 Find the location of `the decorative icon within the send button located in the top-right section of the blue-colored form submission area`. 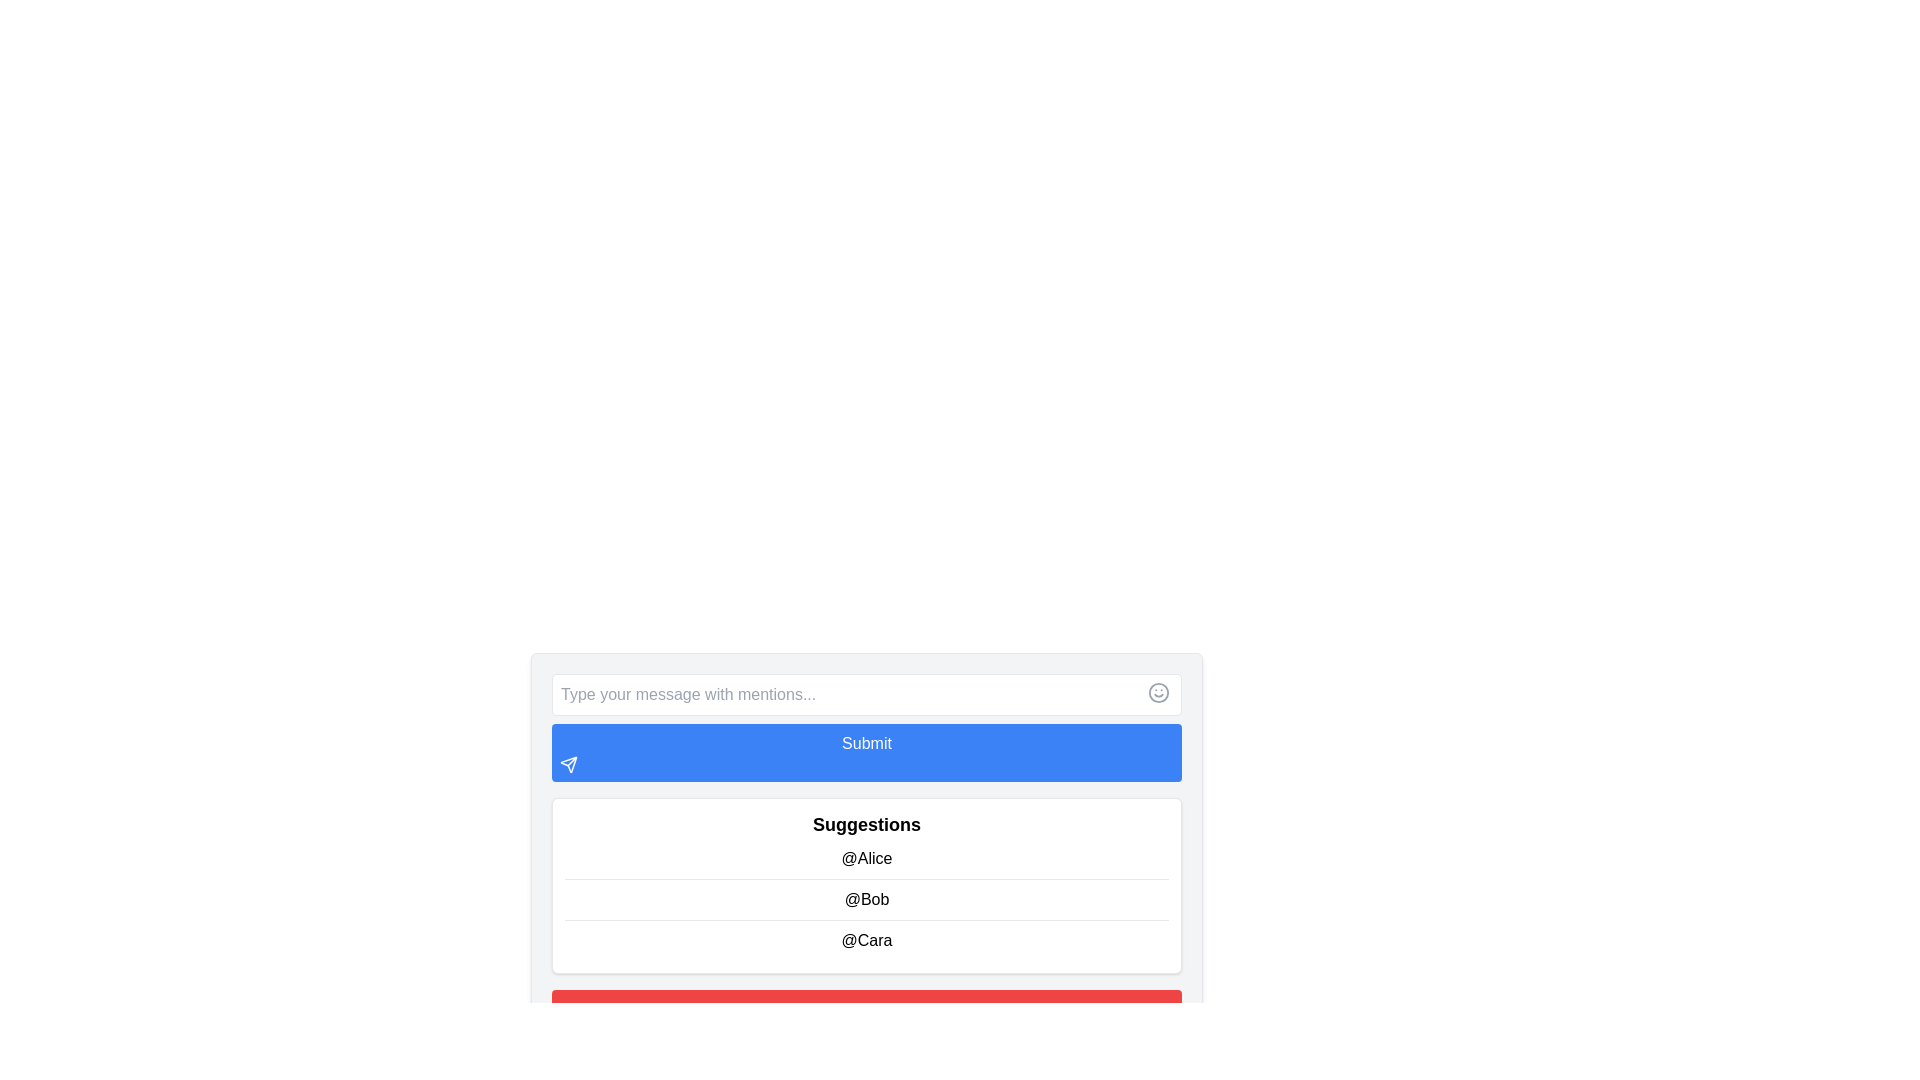

the decorative icon within the send button located in the top-right section of the blue-colored form submission area is located at coordinates (568, 764).